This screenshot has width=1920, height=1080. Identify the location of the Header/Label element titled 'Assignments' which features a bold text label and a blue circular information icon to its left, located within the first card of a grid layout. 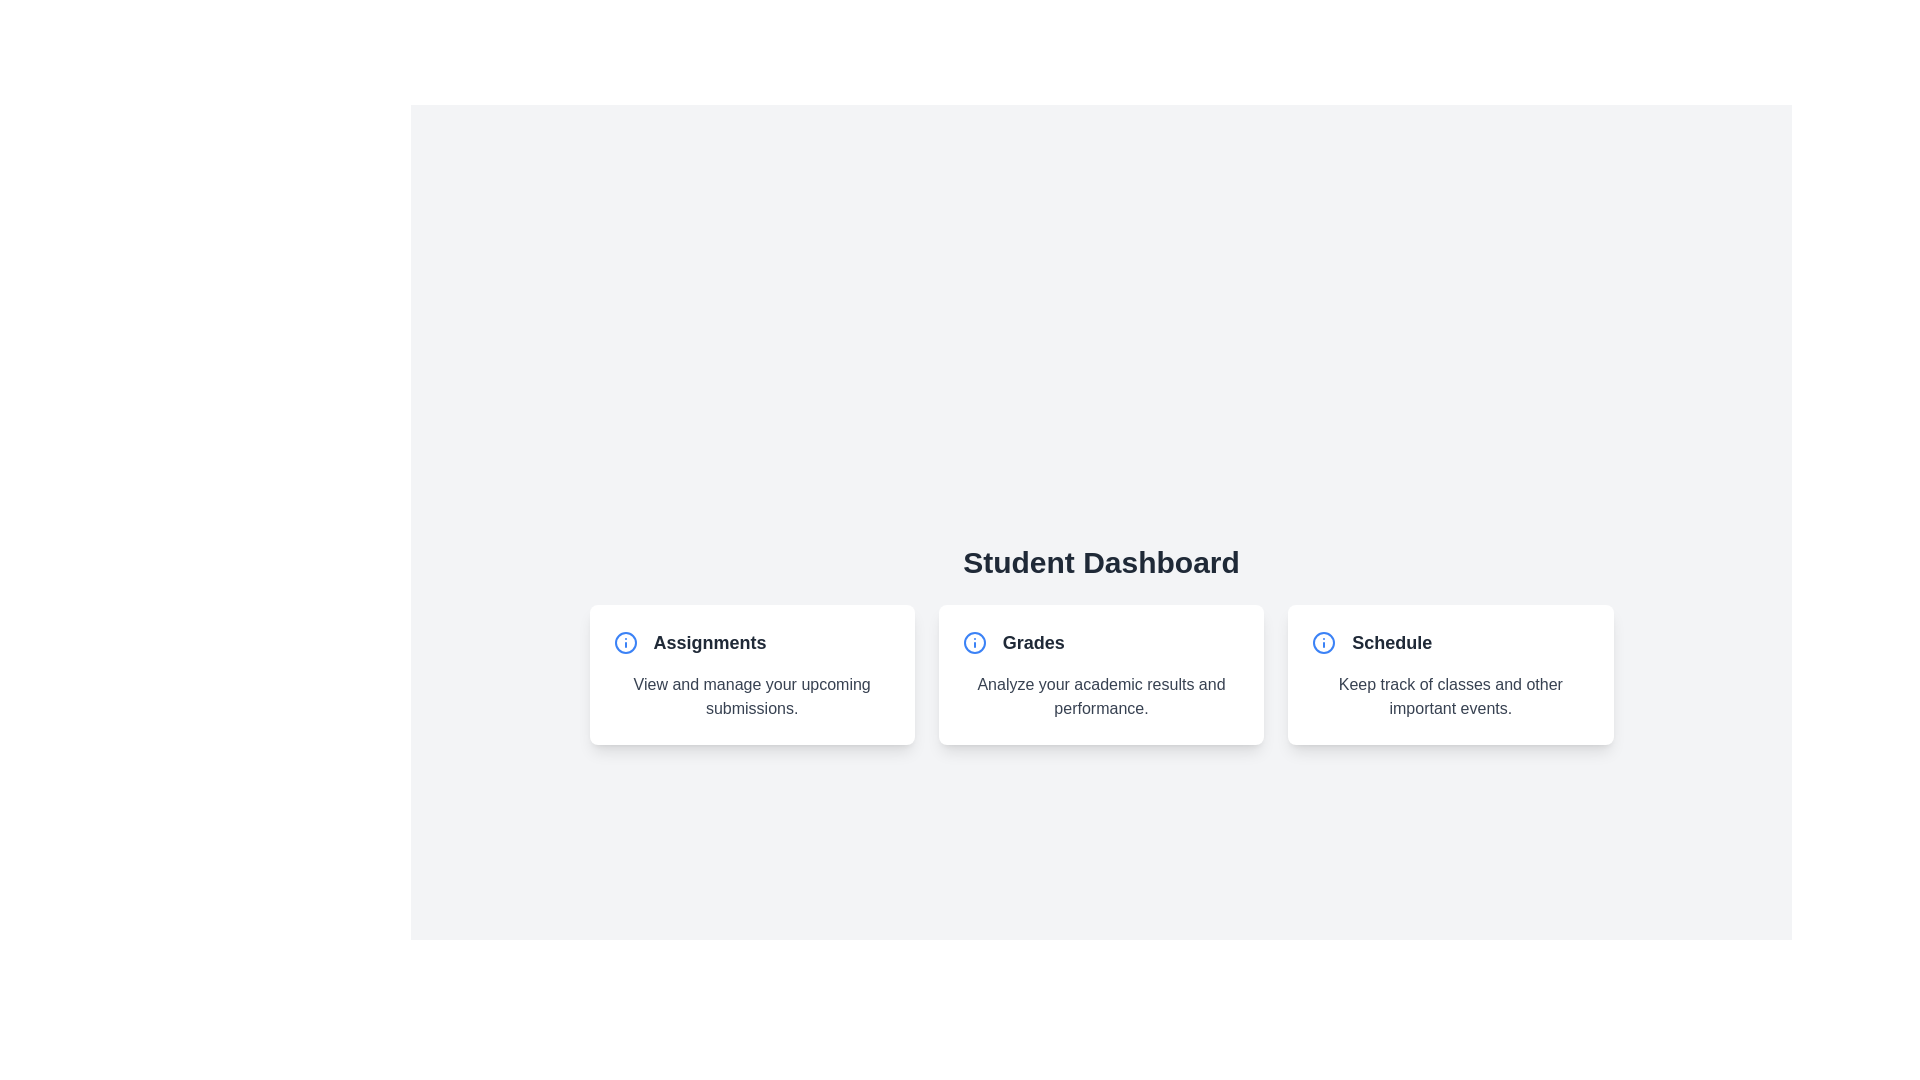
(751, 643).